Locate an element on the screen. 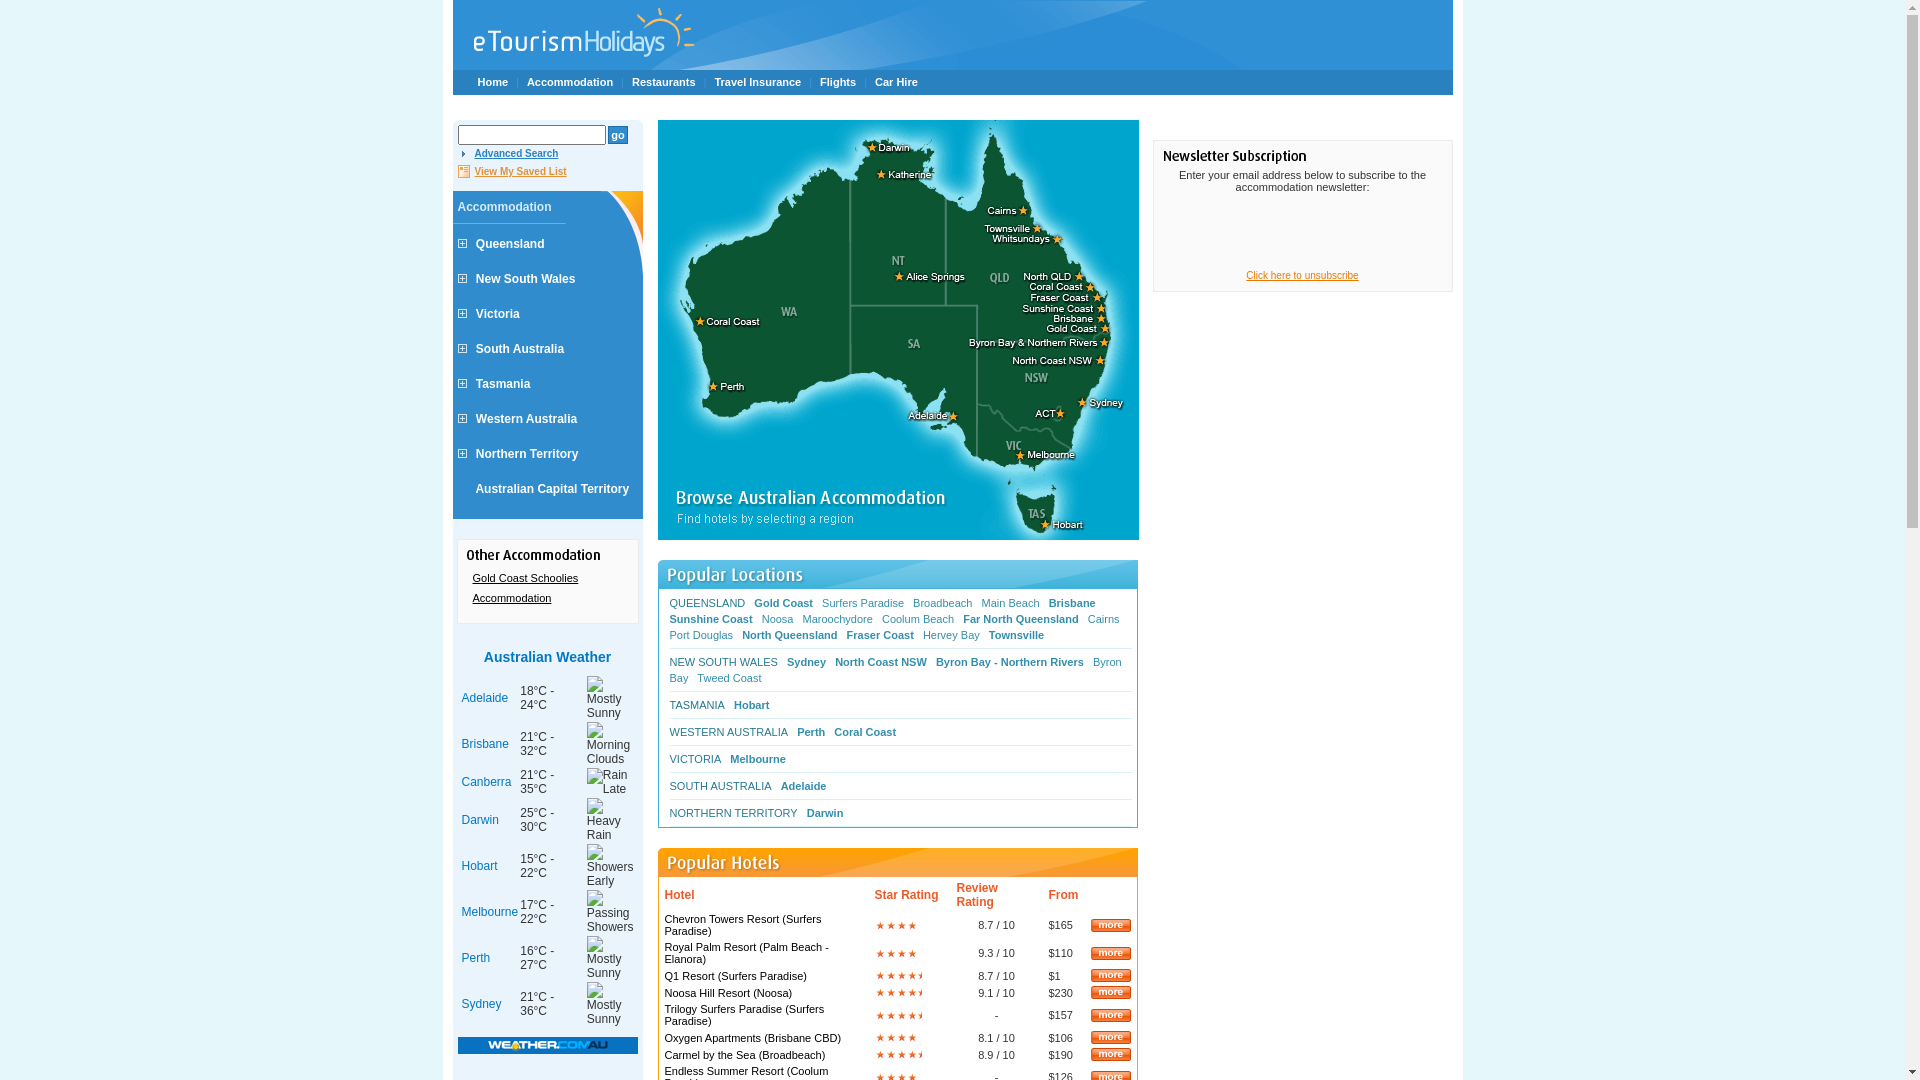  'Surfers Paradise' is located at coordinates (865, 601).